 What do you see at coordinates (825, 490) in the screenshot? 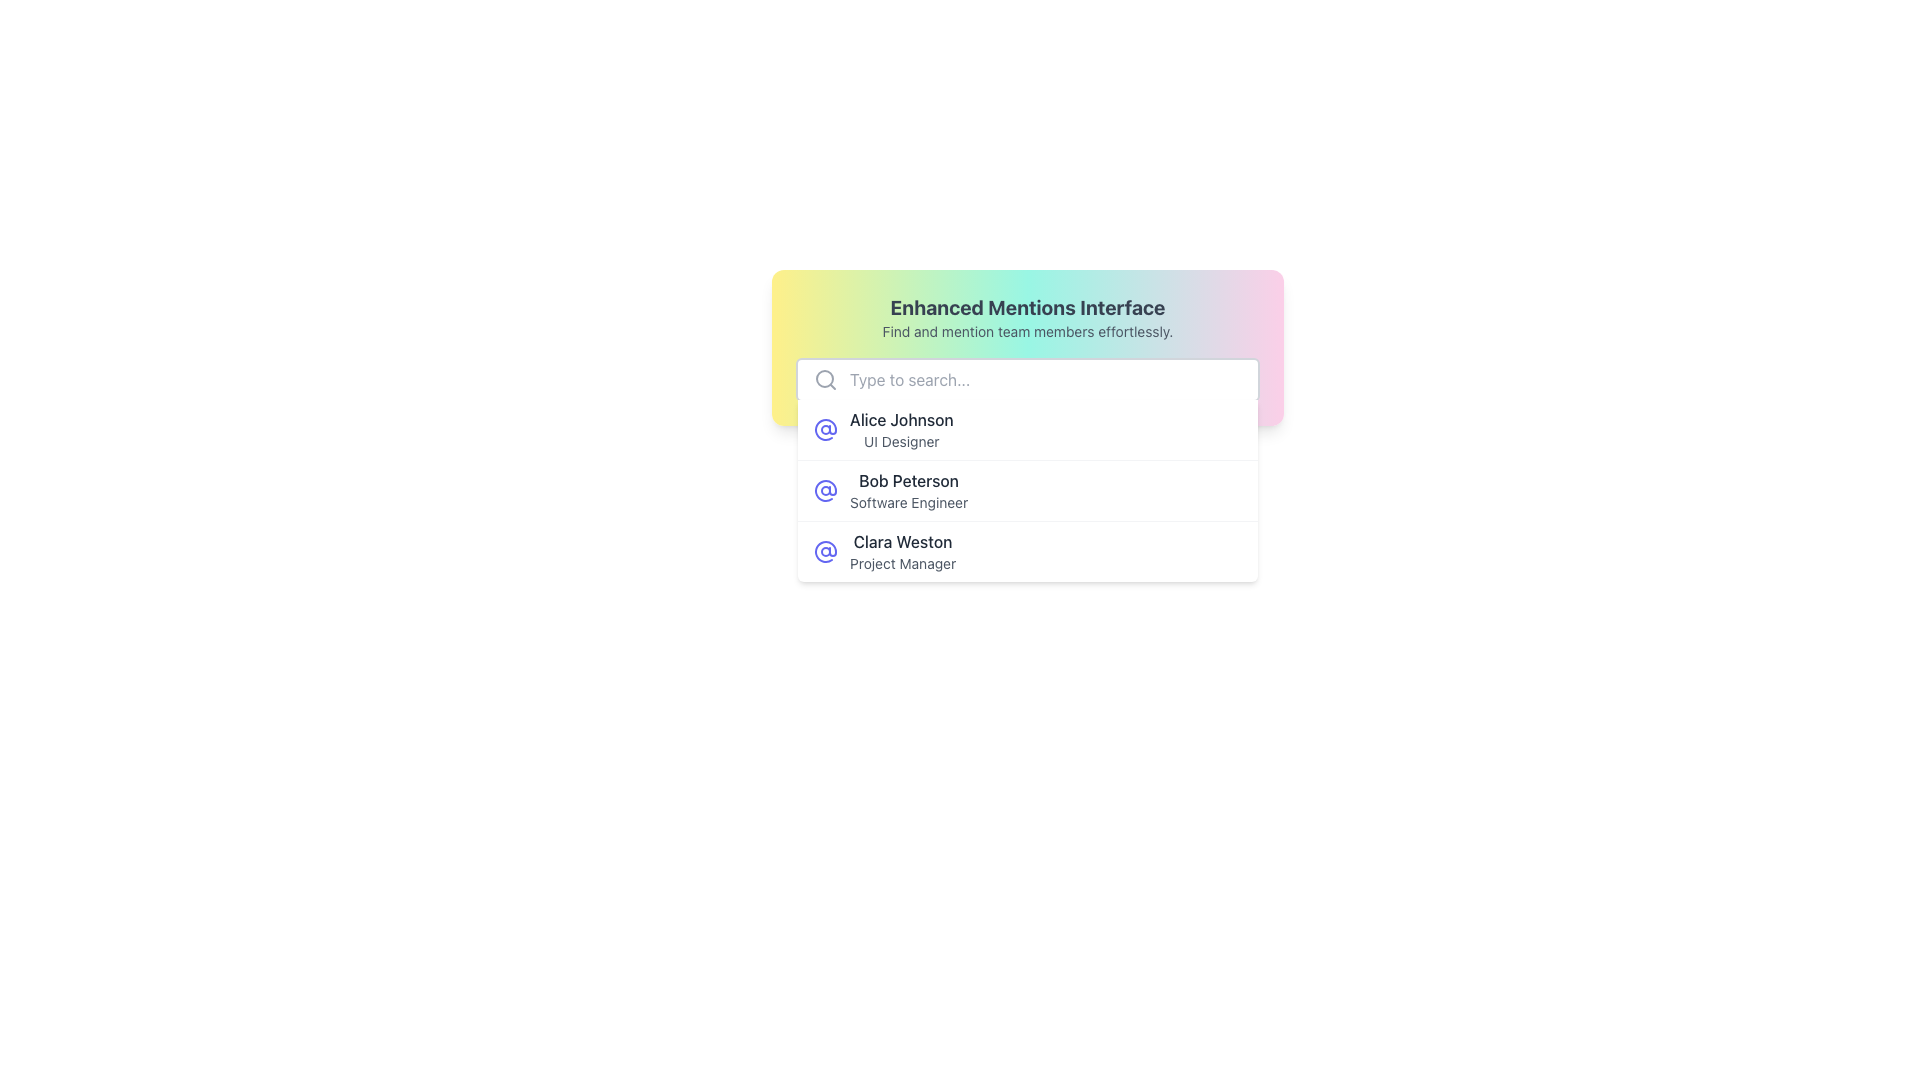
I see `the circular blue '@' icon located in the second entry of the list next to 'Bob Peterson Software Engineer'` at bounding box center [825, 490].